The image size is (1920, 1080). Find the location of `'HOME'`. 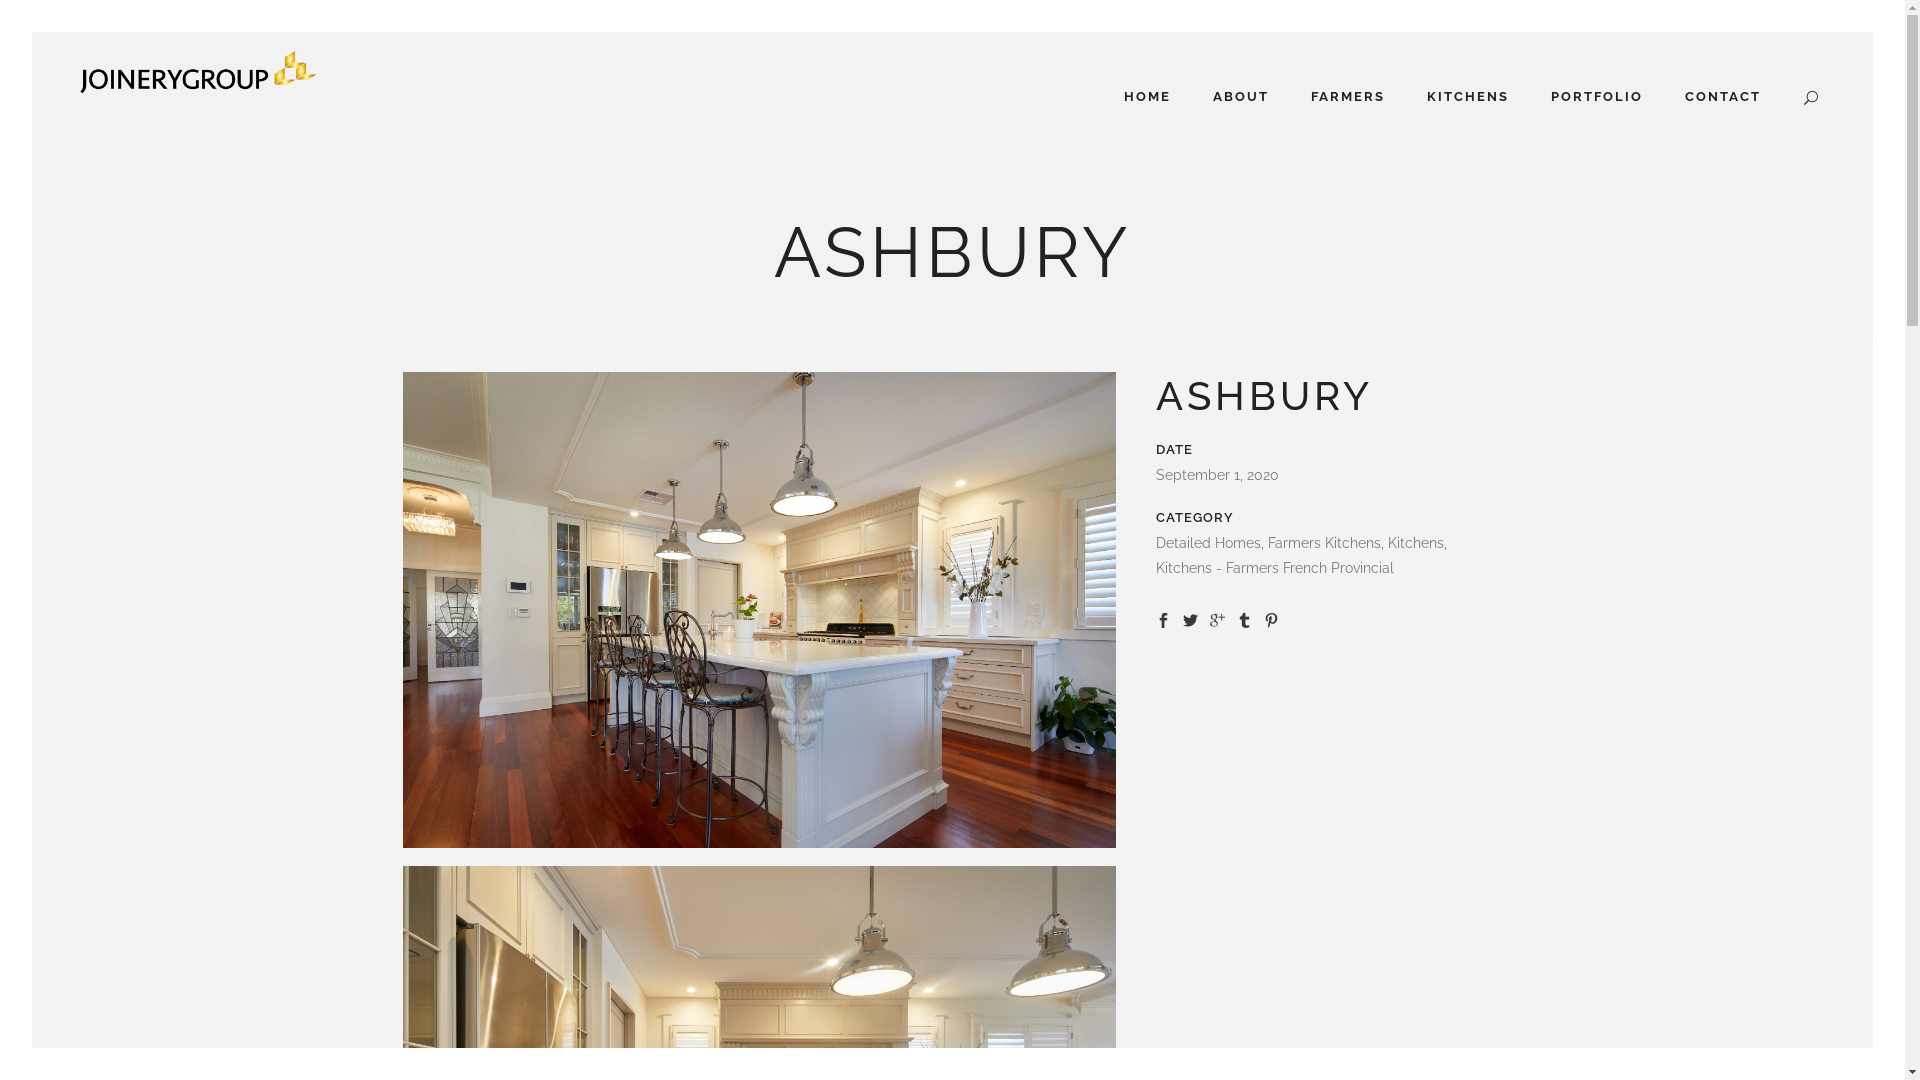

'HOME' is located at coordinates (1103, 96).